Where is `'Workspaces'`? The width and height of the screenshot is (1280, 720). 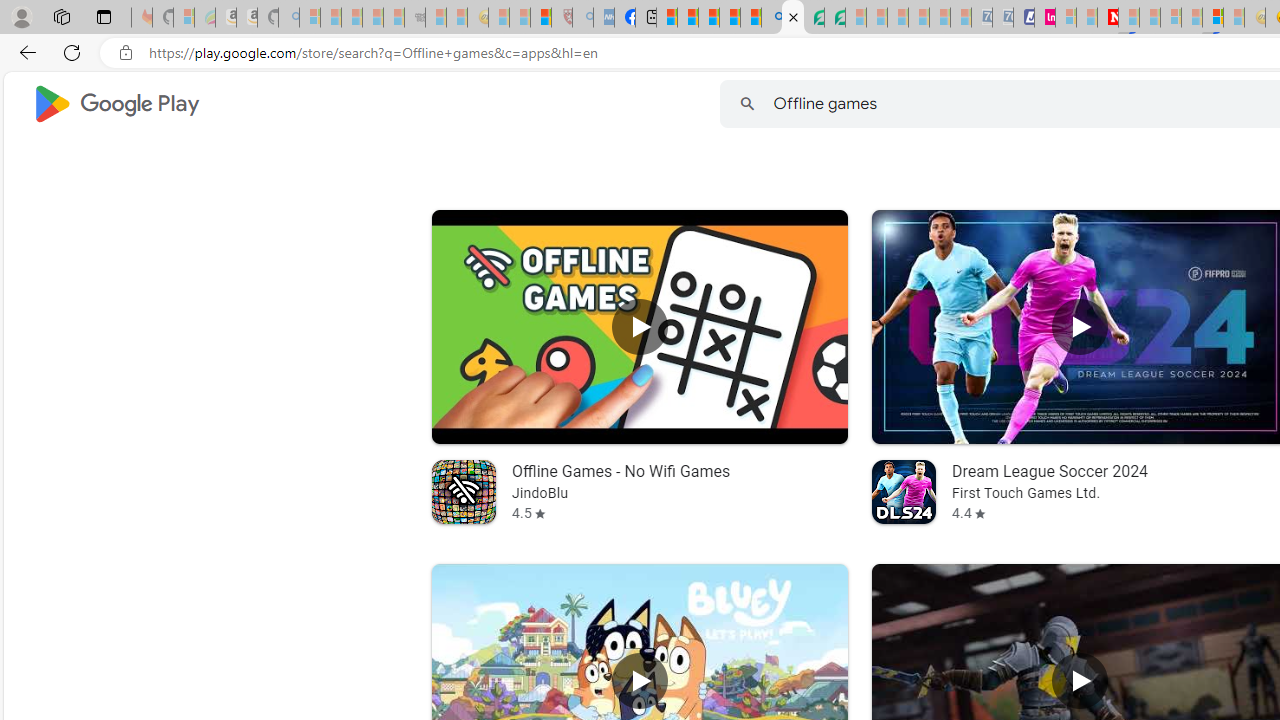
'Workspaces' is located at coordinates (61, 16).